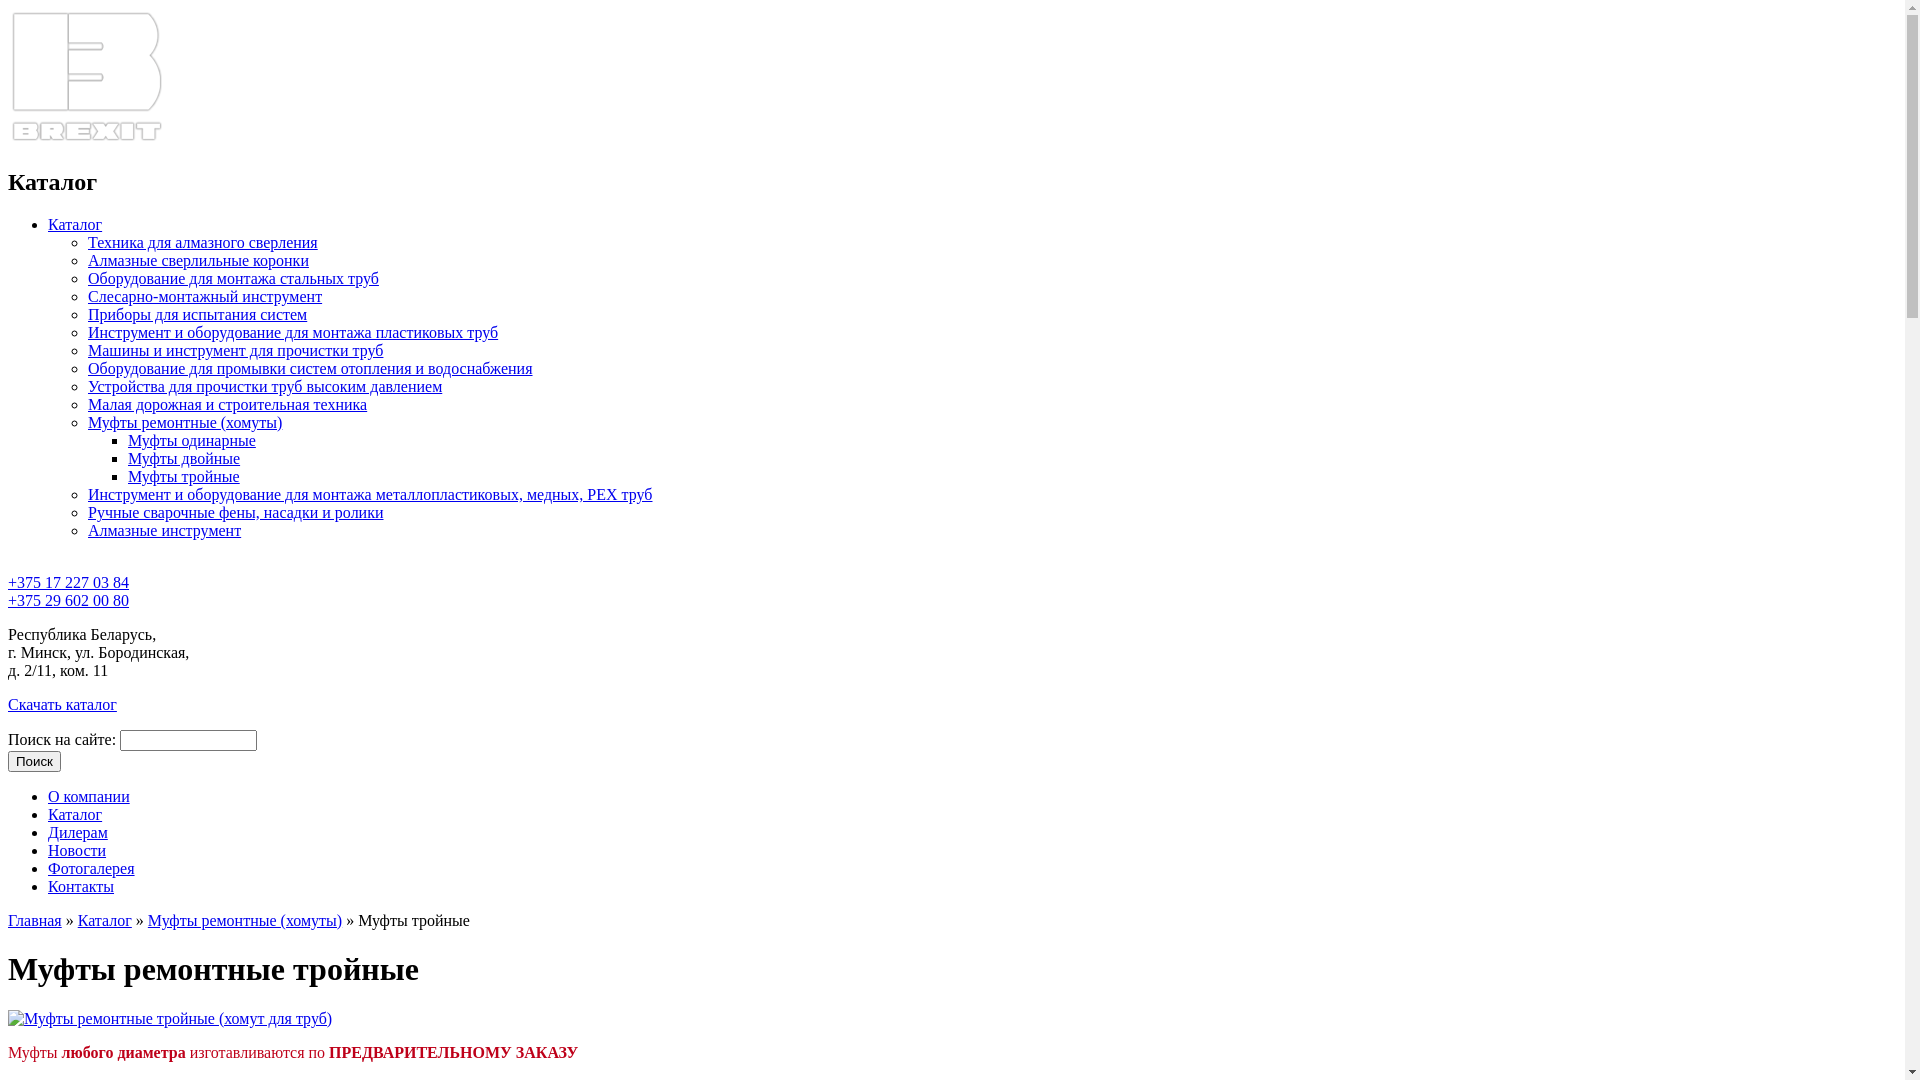  I want to click on '+375 17 227 03 84', so click(68, 590).